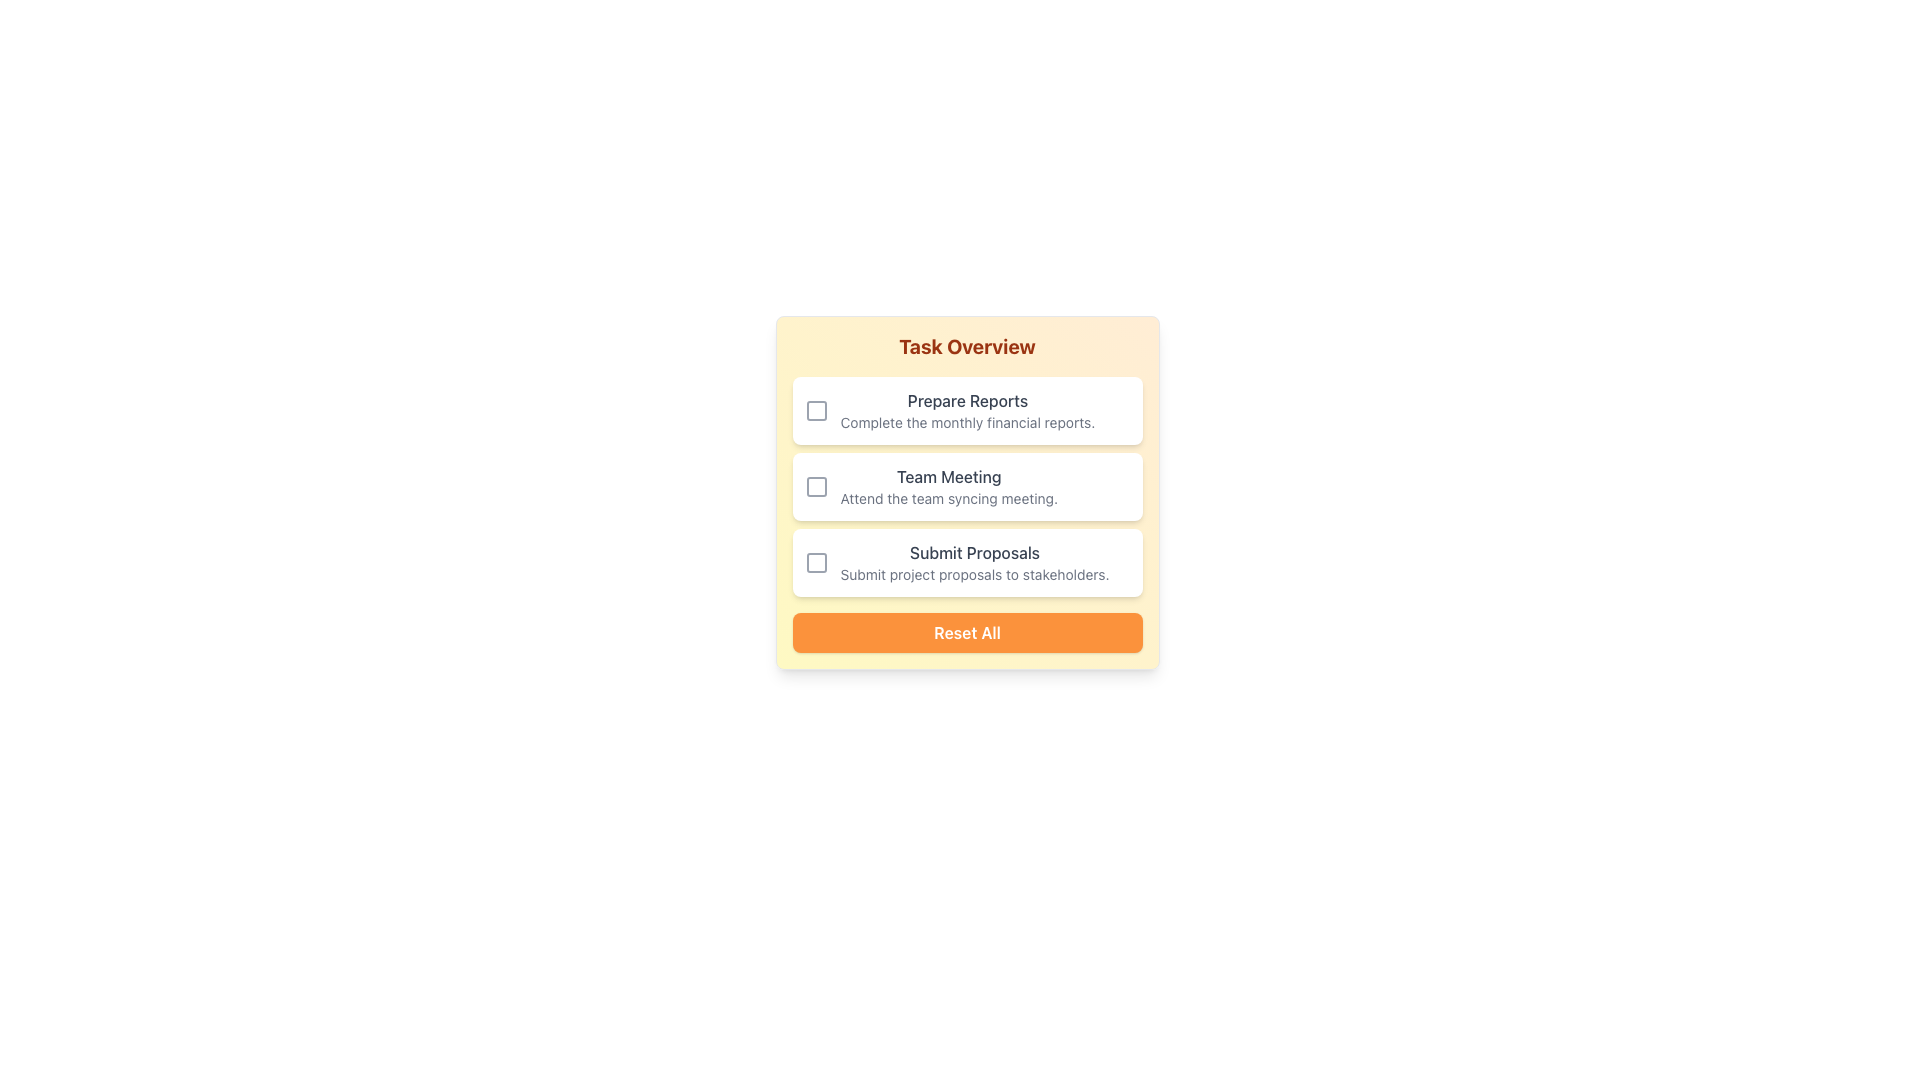 This screenshot has width=1920, height=1080. What do you see at coordinates (967, 486) in the screenshot?
I see `on the second checklist item in the 'Task Overview' section` at bounding box center [967, 486].